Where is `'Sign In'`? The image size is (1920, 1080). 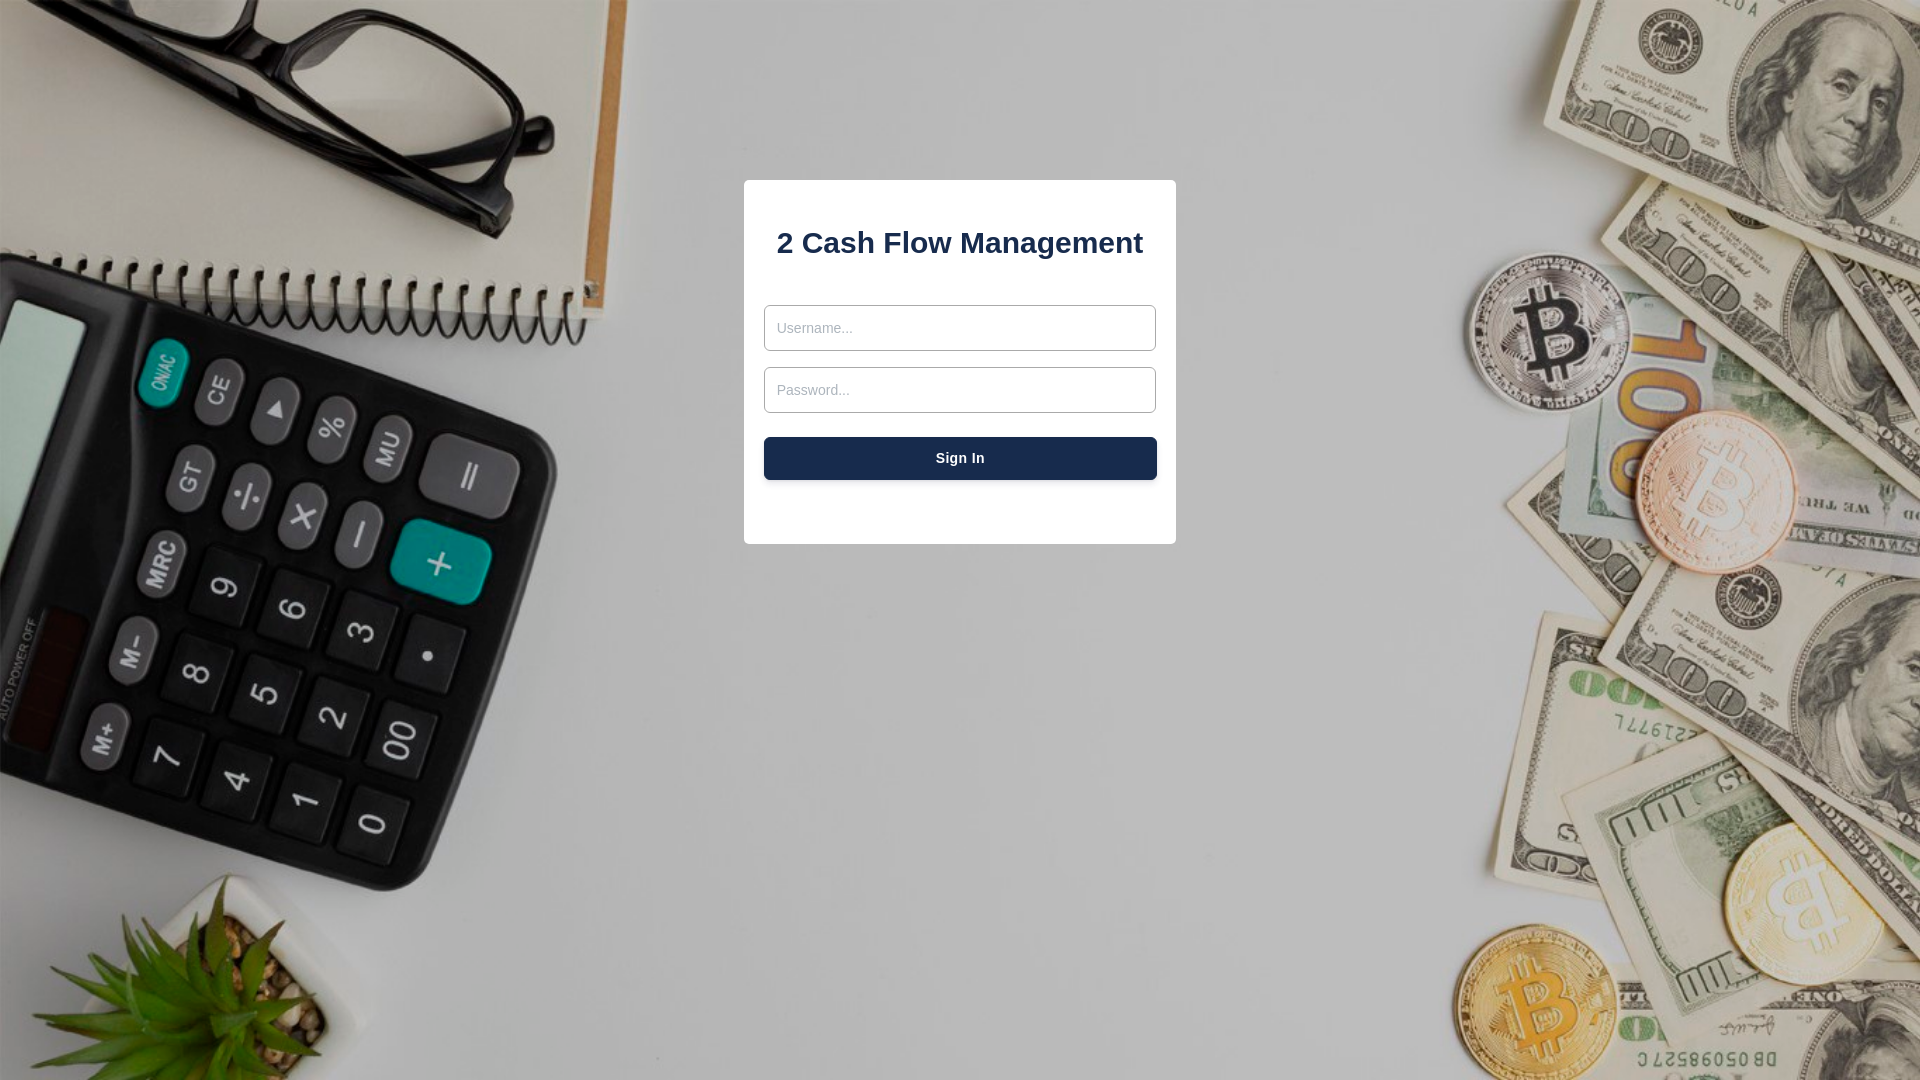
'Sign In' is located at coordinates (960, 458).